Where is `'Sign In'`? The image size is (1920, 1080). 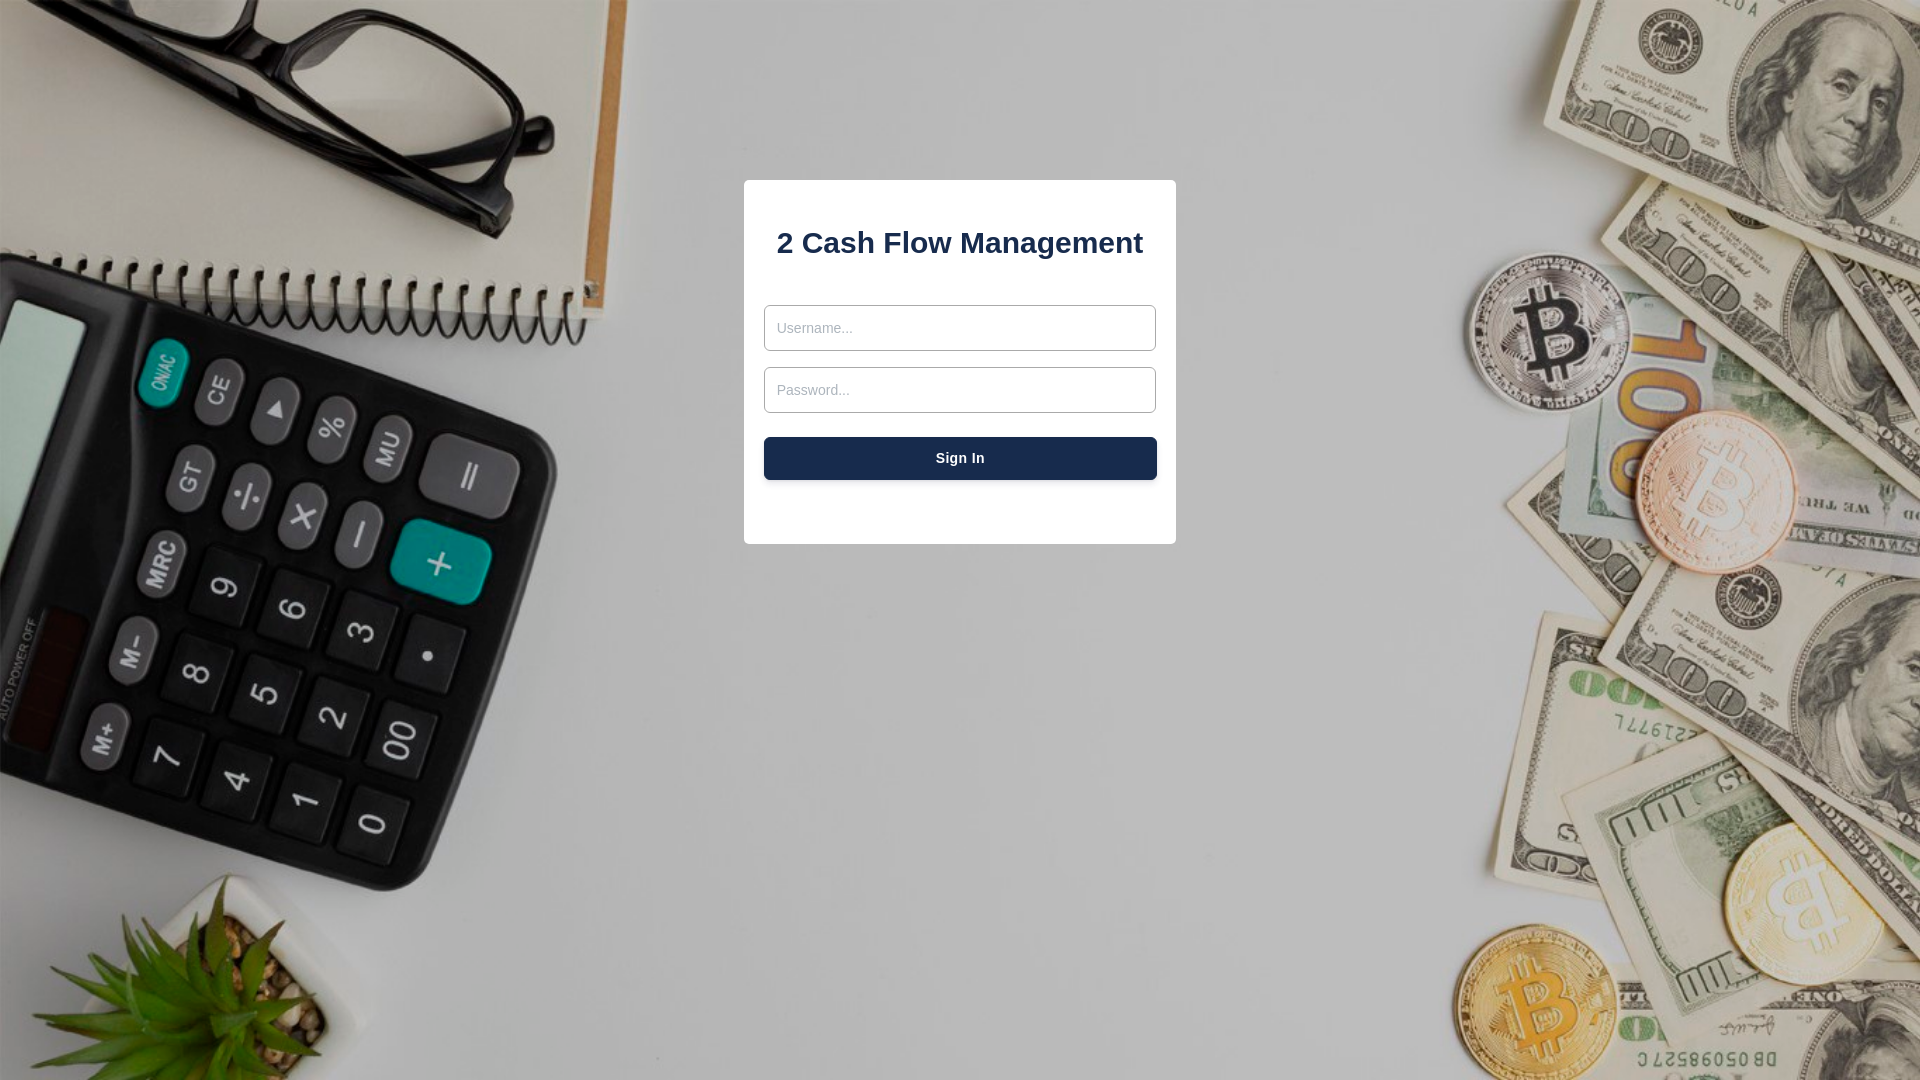
'Sign In' is located at coordinates (960, 458).